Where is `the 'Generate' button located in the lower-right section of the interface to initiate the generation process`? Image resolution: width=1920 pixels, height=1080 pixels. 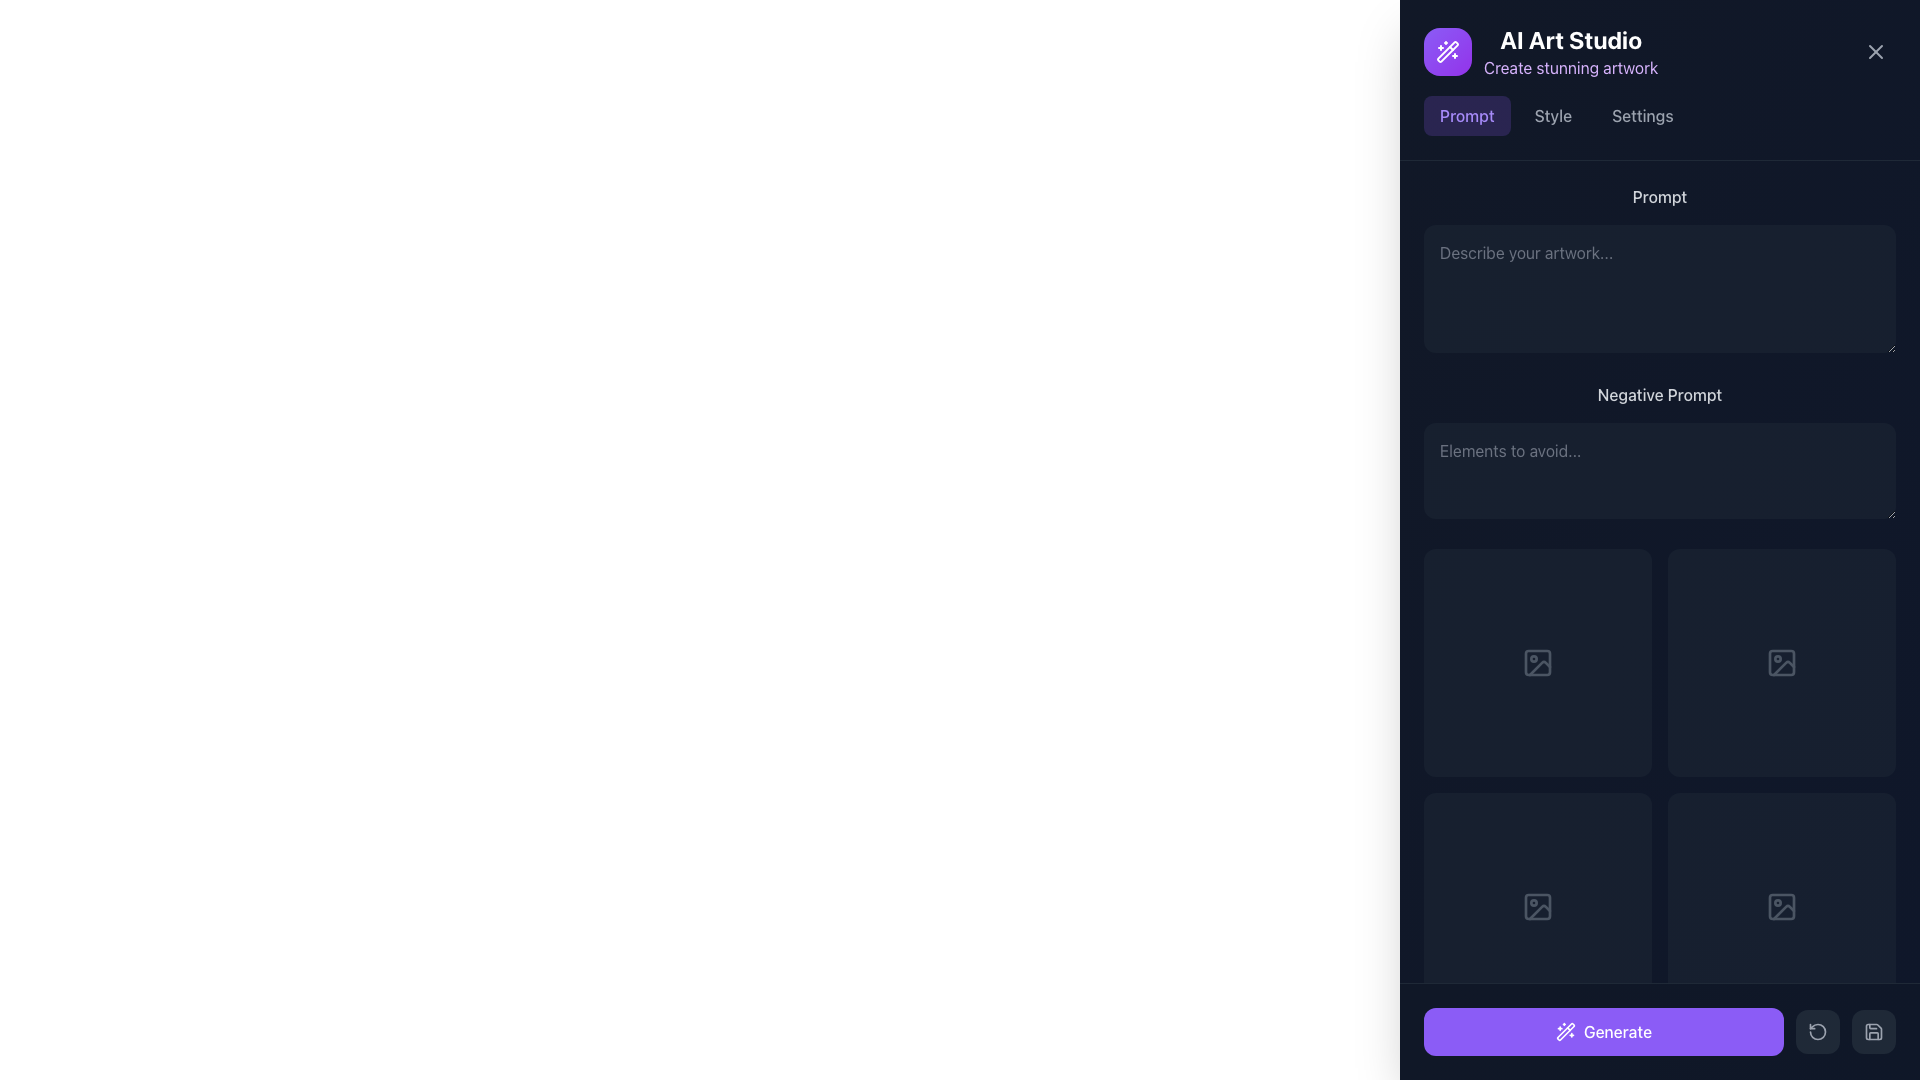
the 'Generate' button located in the lower-right section of the interface to initiate the generation process is located at coordinates (1660, 1032).